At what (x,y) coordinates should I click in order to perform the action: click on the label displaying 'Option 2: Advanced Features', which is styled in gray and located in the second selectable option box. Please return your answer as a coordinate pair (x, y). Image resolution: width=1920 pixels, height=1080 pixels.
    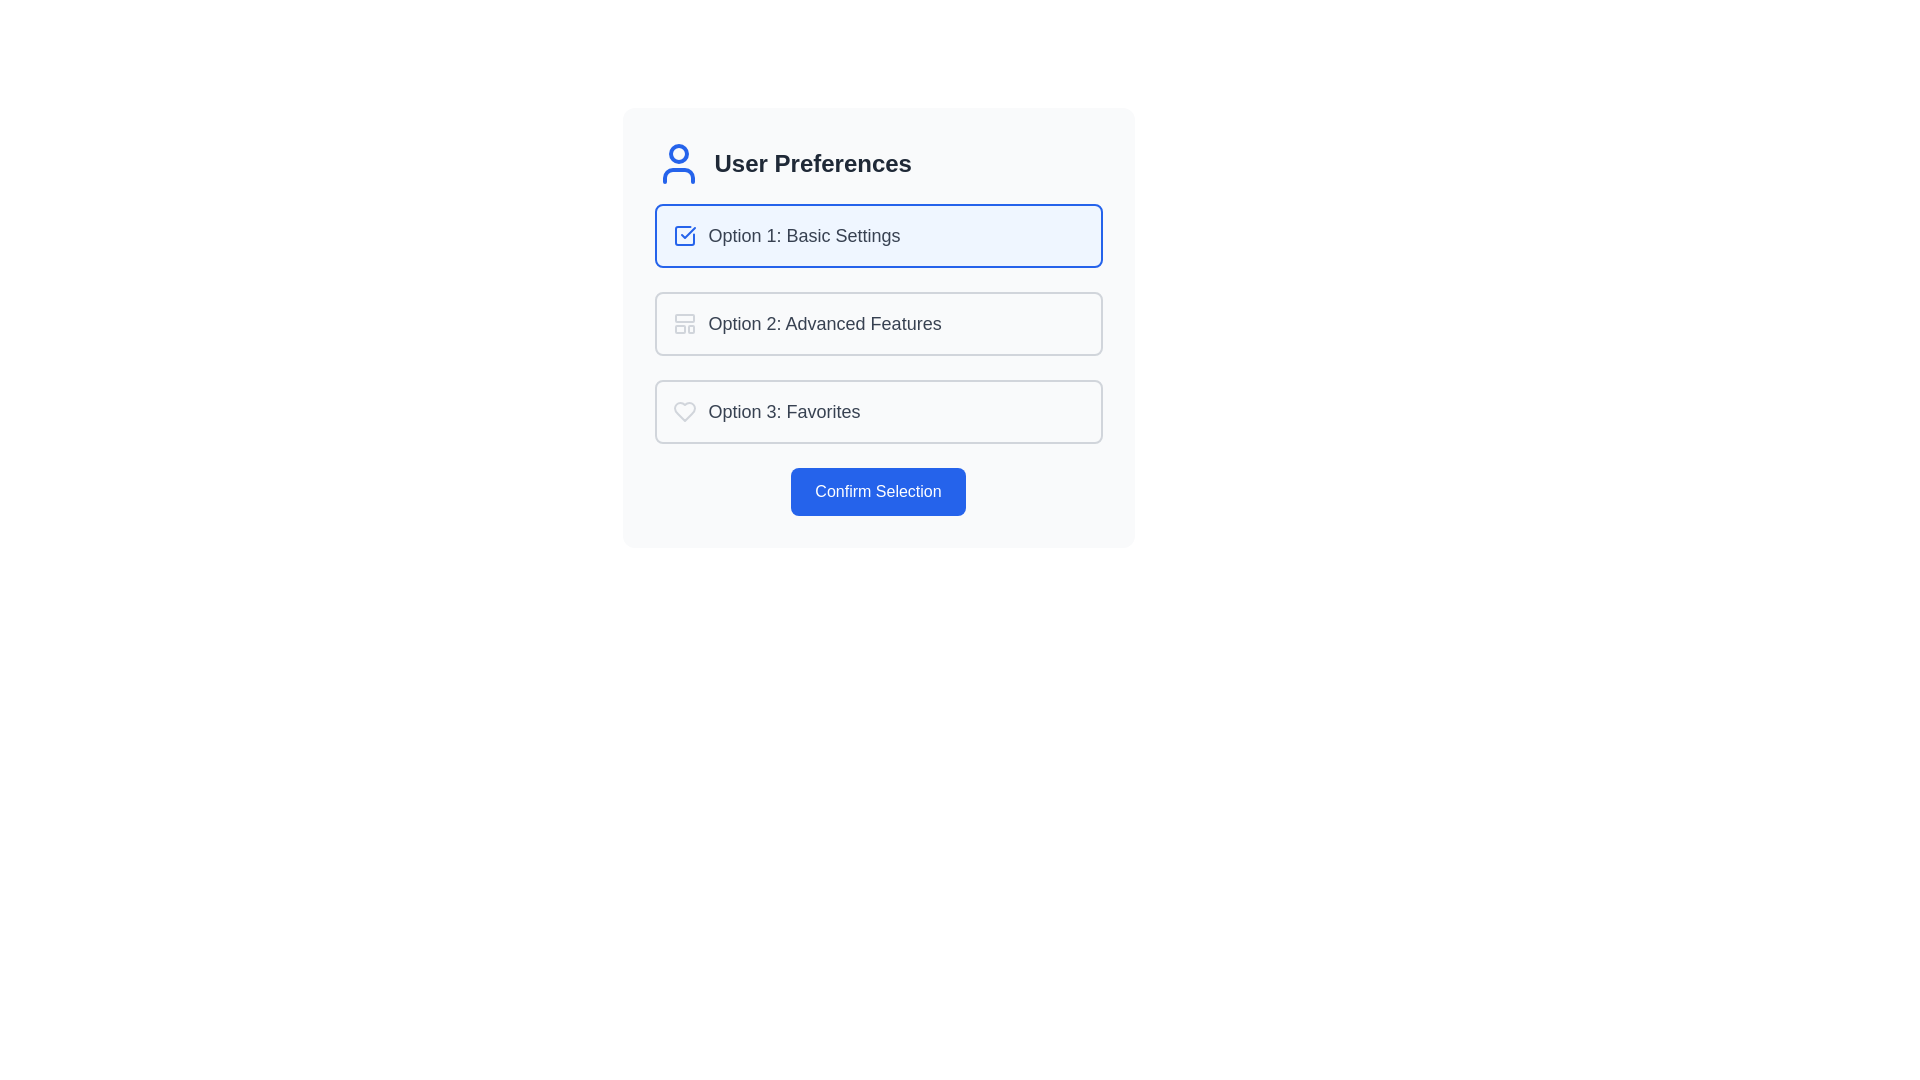
    Looking at the image, I should click on (825, 323).